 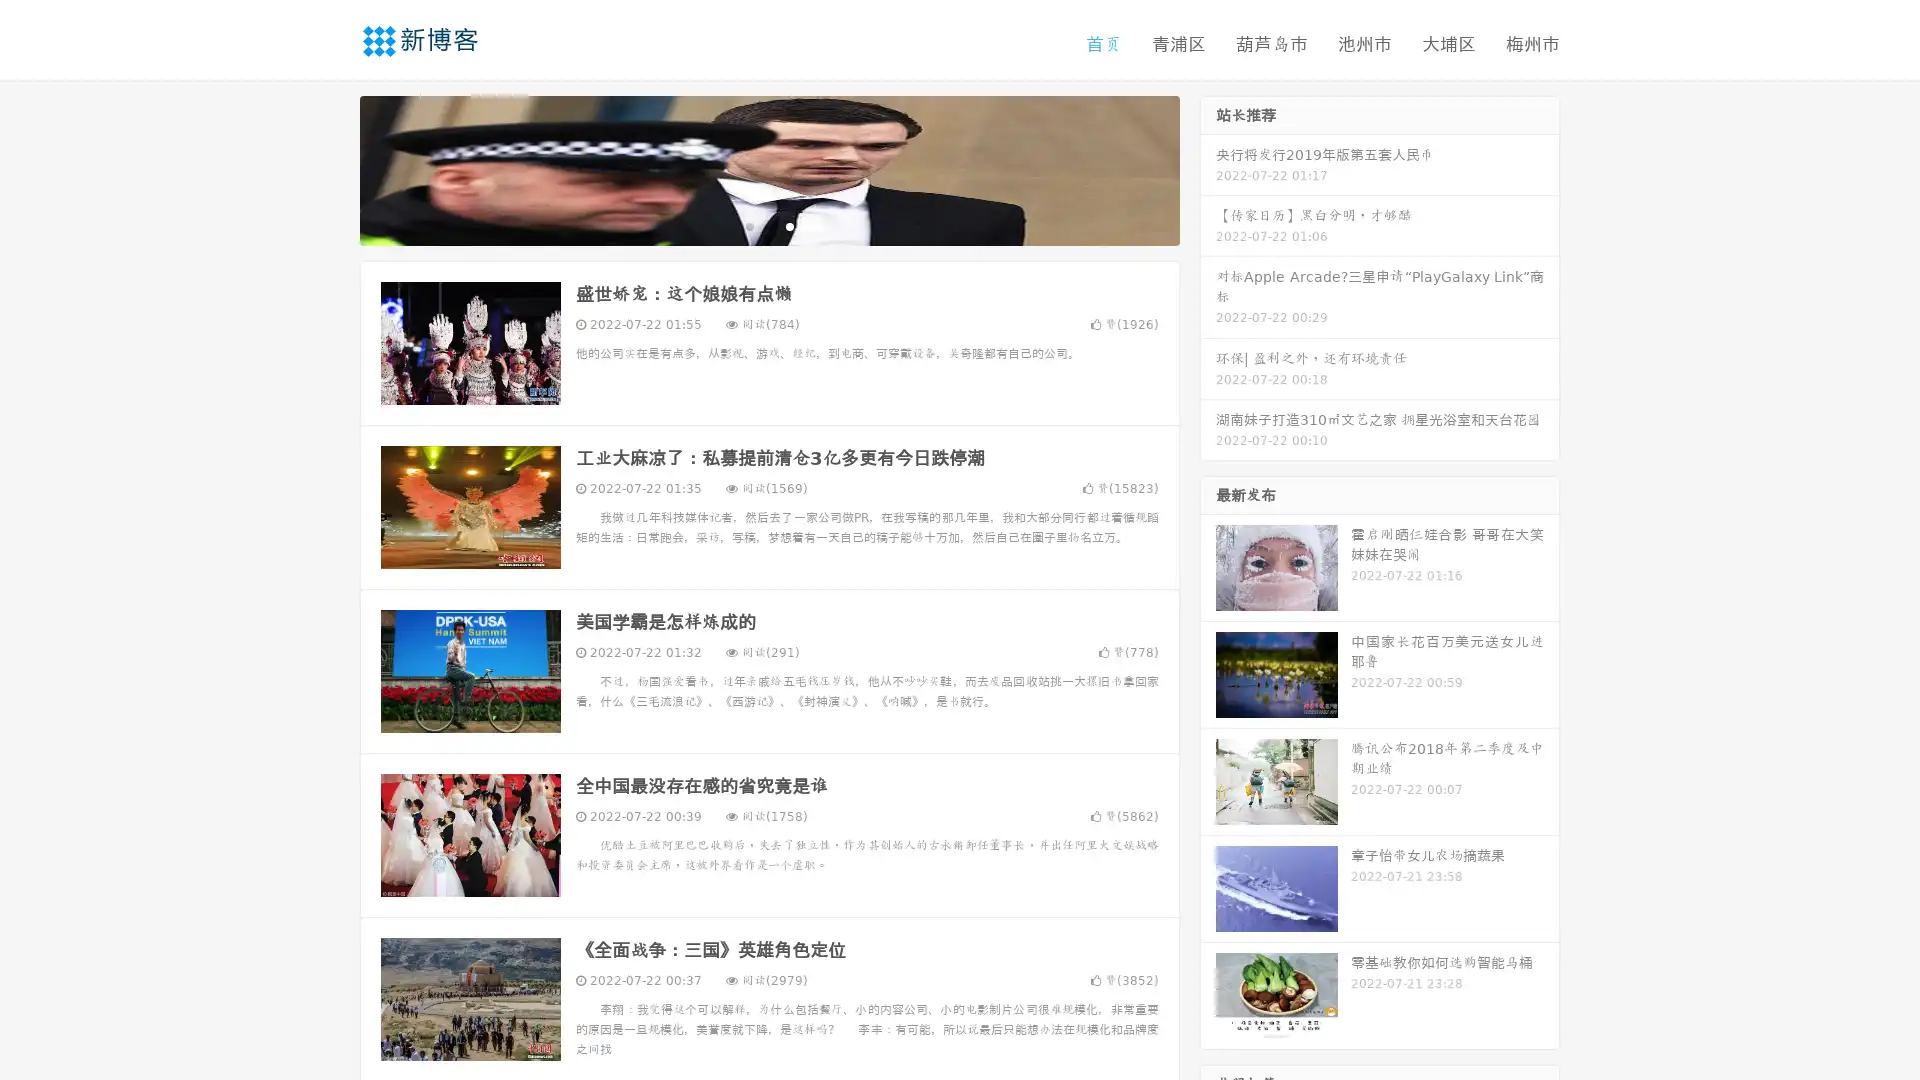 What do you see at coordinates (1208, 168) in the screenshot?
I see `Next slide` at bounding box center [1208, 168].